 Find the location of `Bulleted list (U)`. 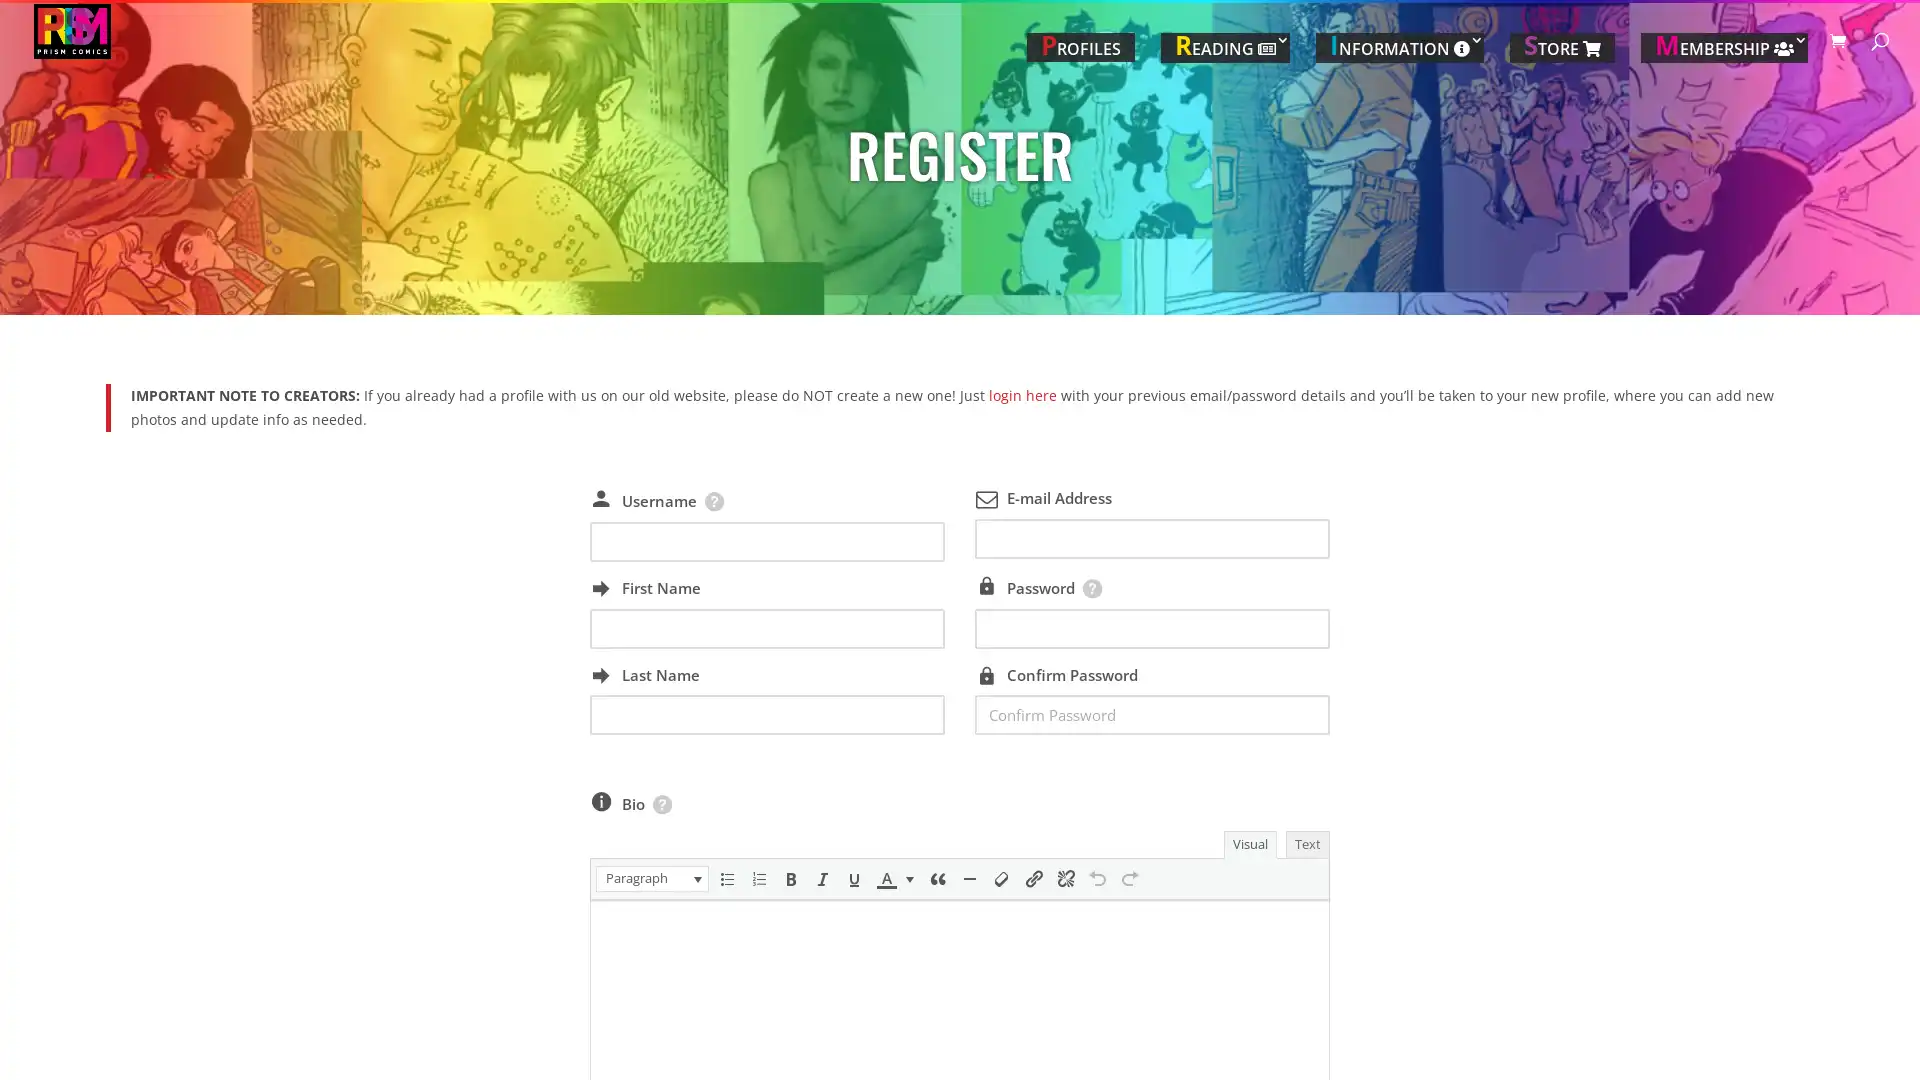

Bulleted list (U) is located at coordinates (724, 878).